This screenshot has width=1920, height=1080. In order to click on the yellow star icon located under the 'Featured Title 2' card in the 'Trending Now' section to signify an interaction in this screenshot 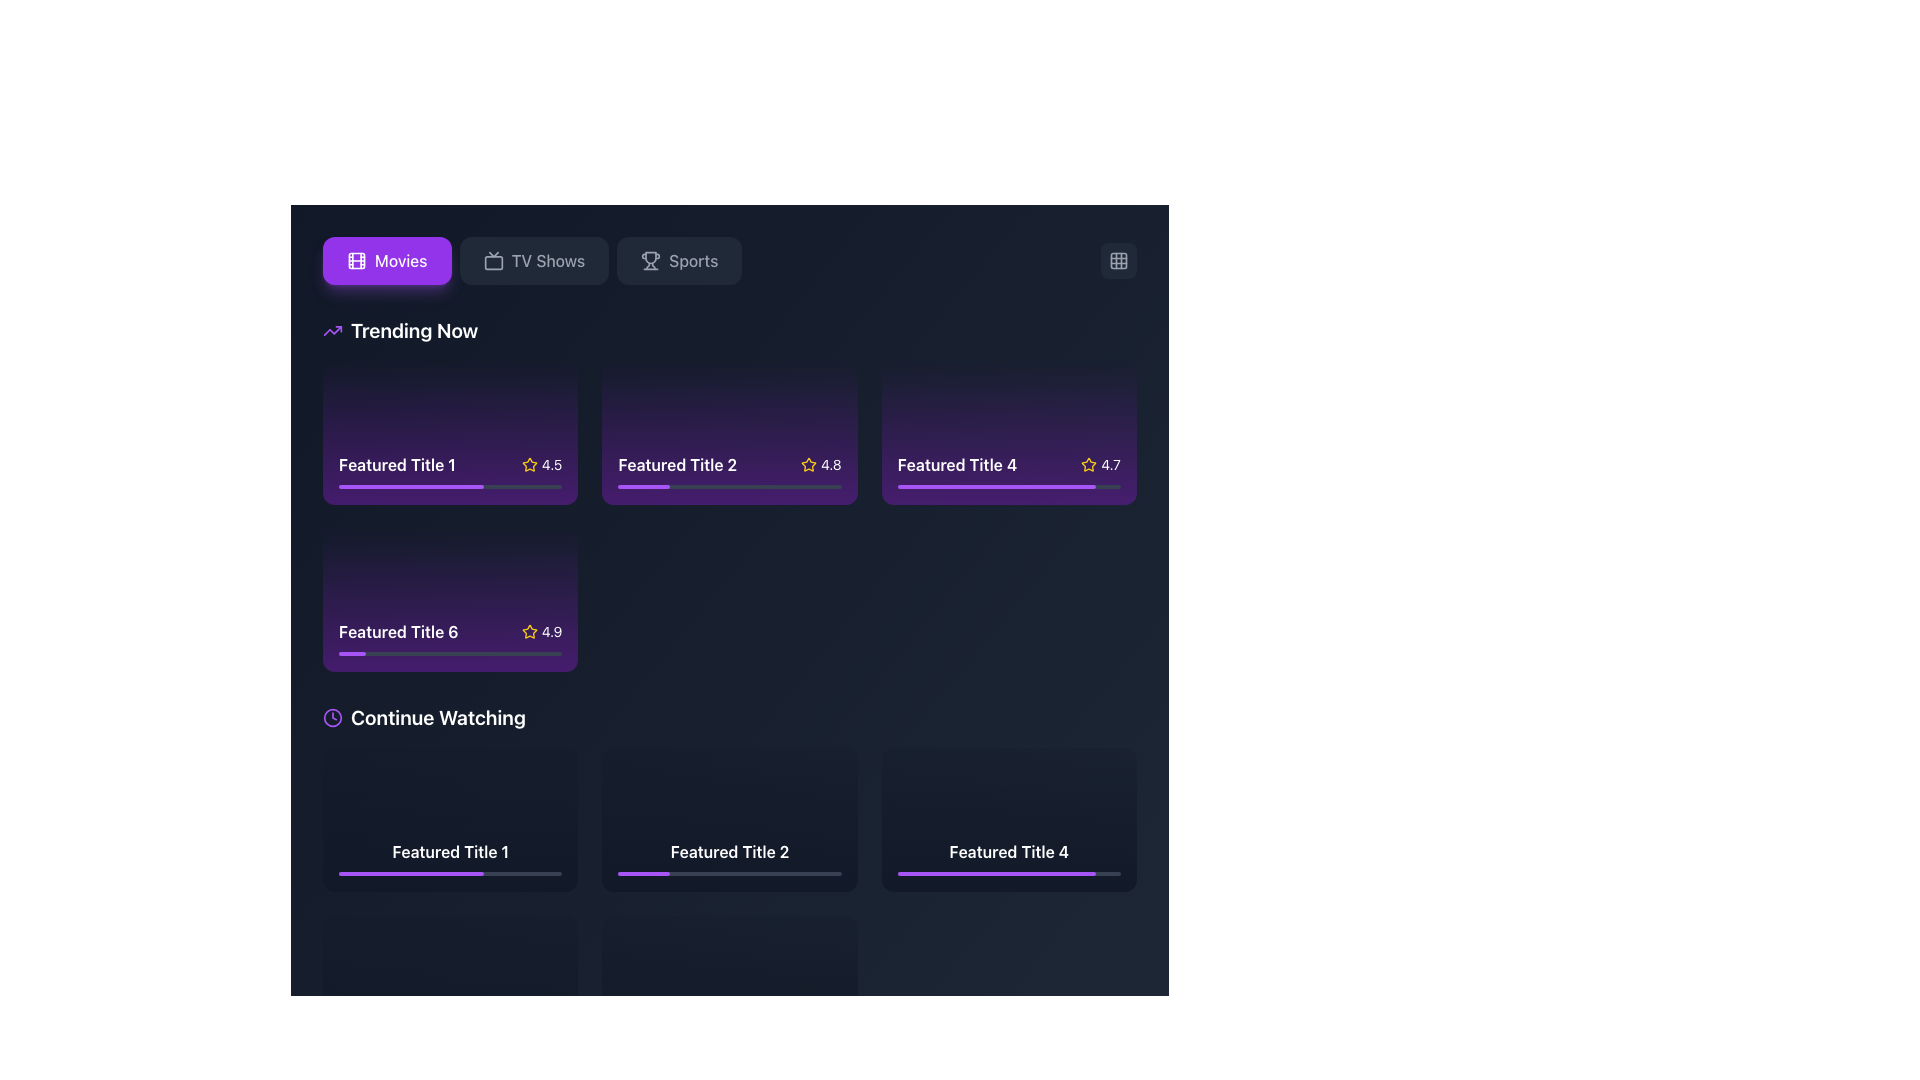, I will do `click(808, 464)`.